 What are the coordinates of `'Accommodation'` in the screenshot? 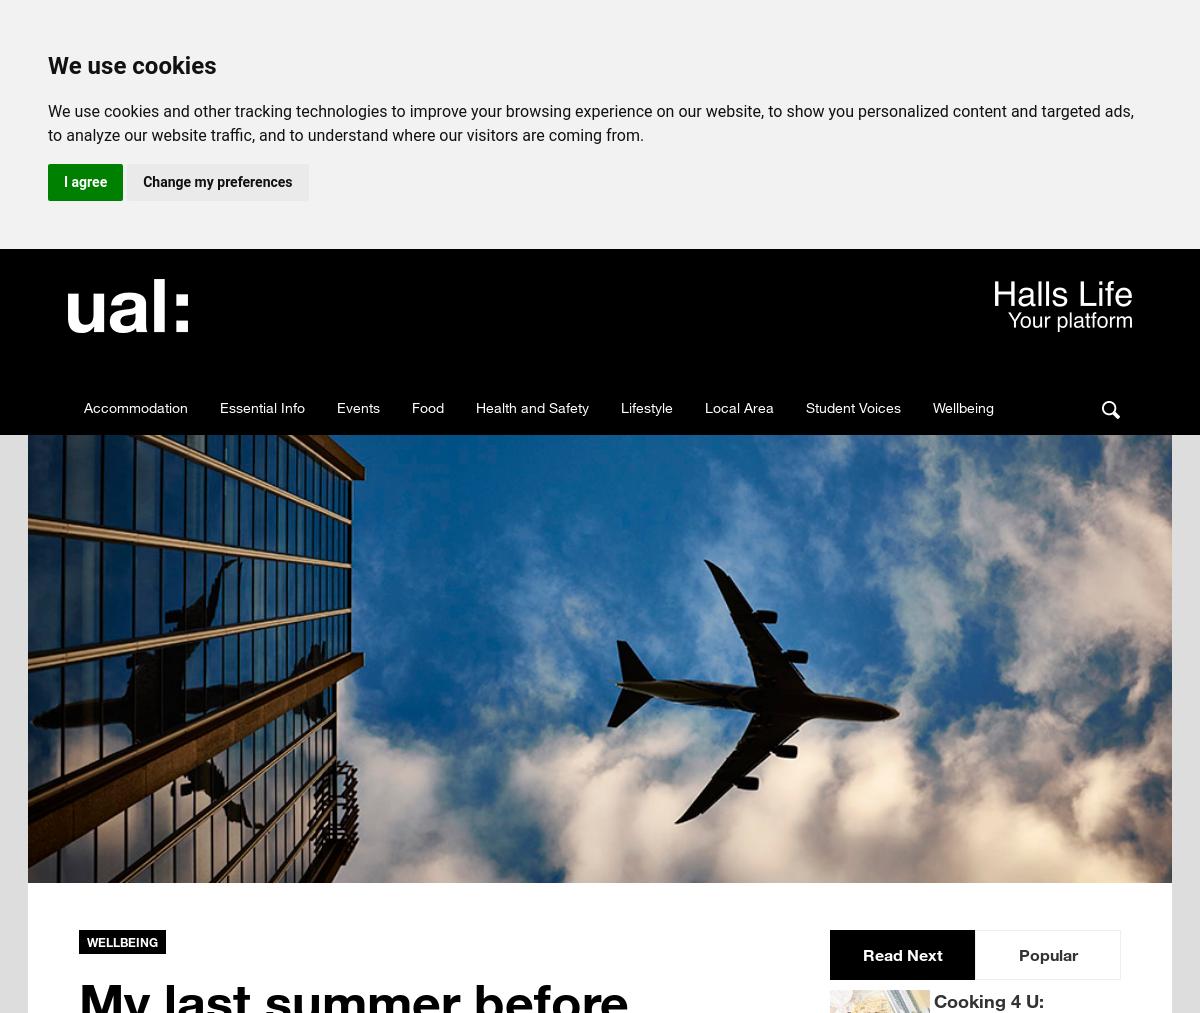 It's located at (84, 406).